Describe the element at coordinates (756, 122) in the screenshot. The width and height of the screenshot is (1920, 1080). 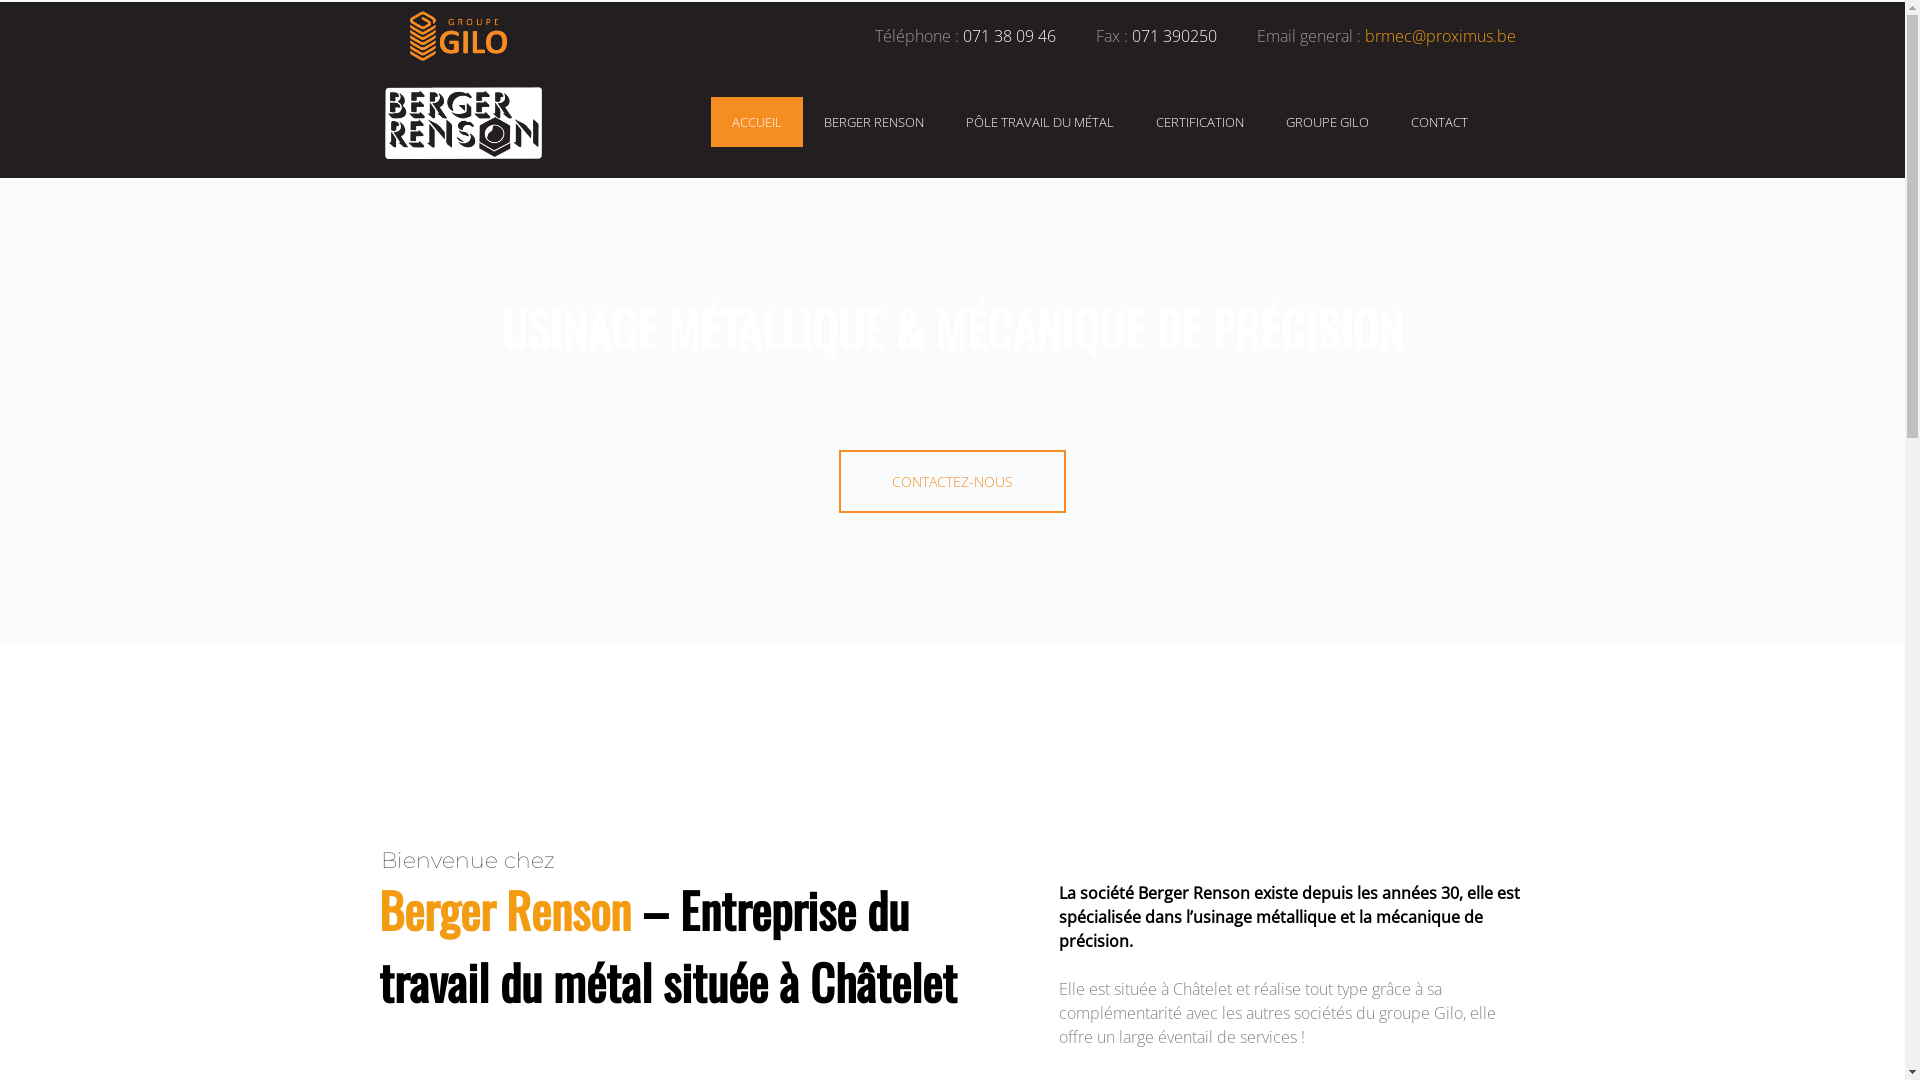
I see `'ACCUEIL'` at that location.